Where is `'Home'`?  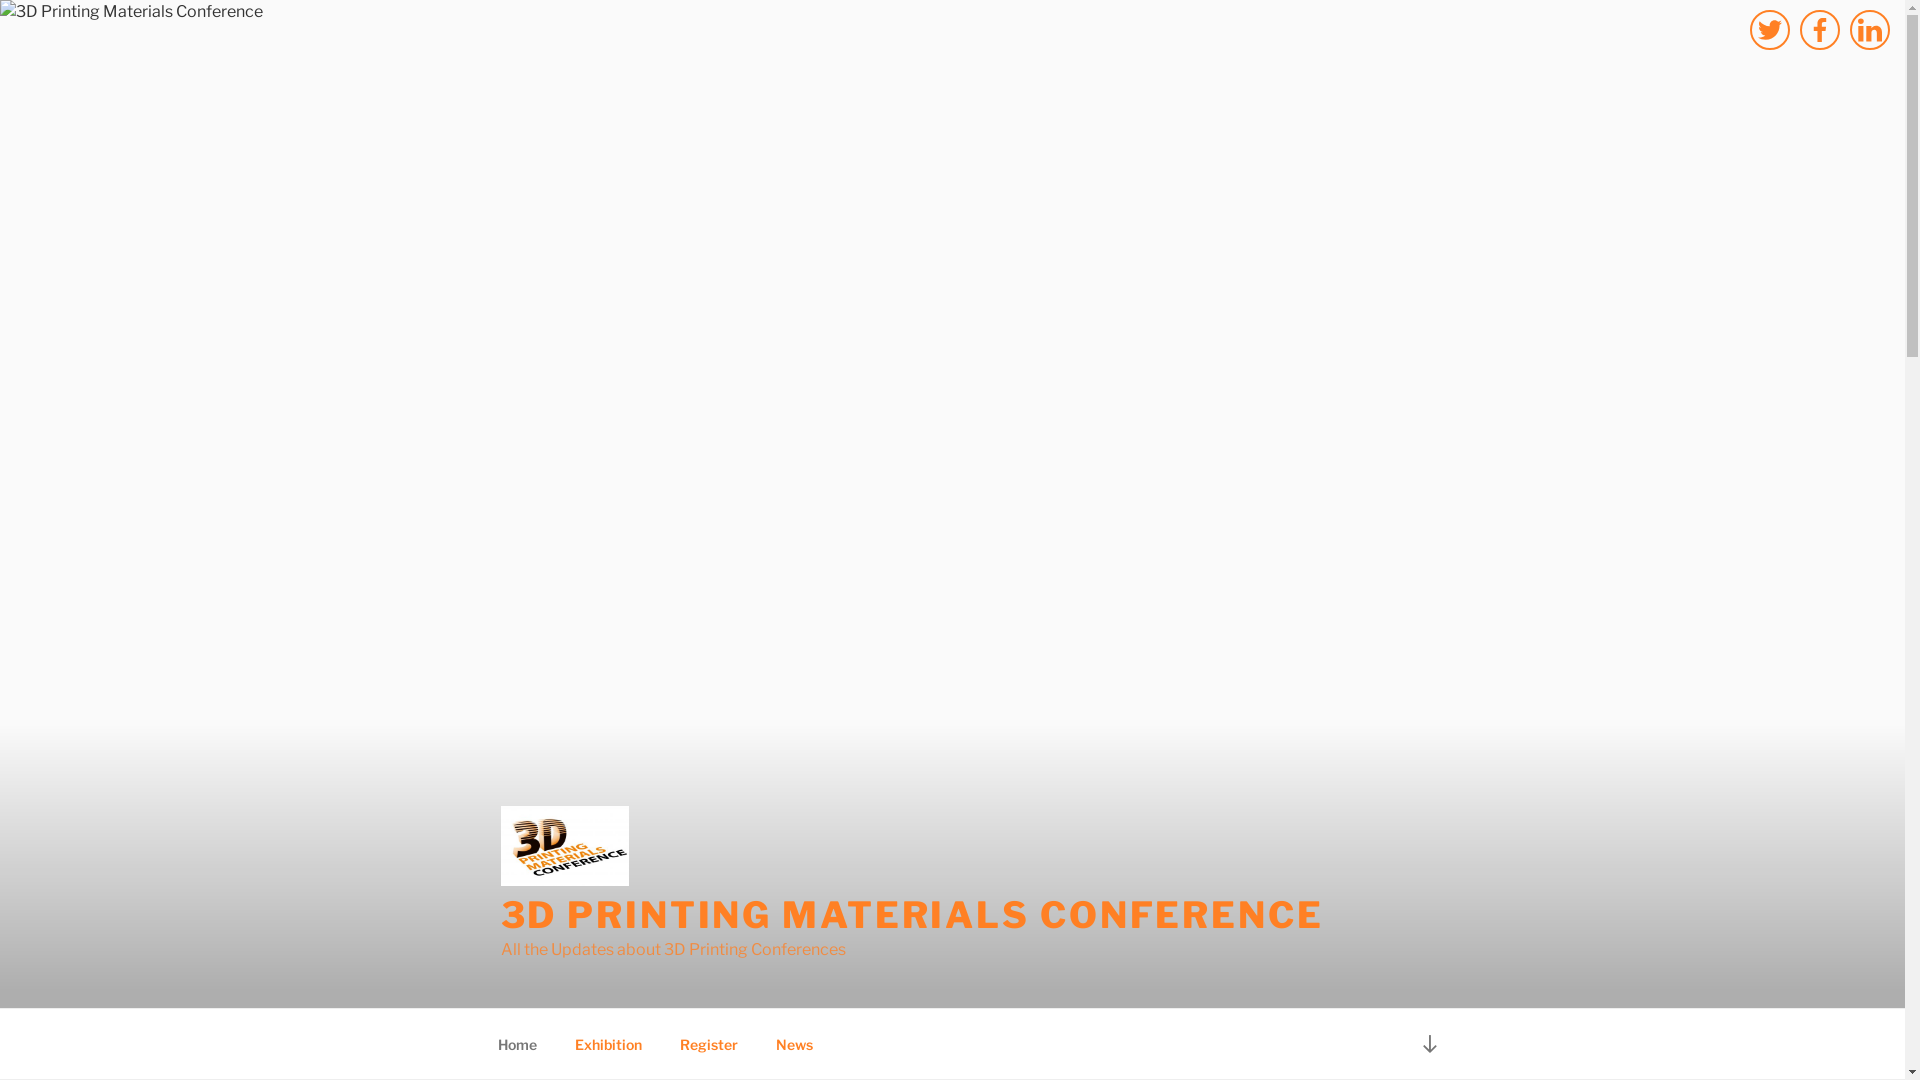 'Home' is located at coordinates (517, 1043).